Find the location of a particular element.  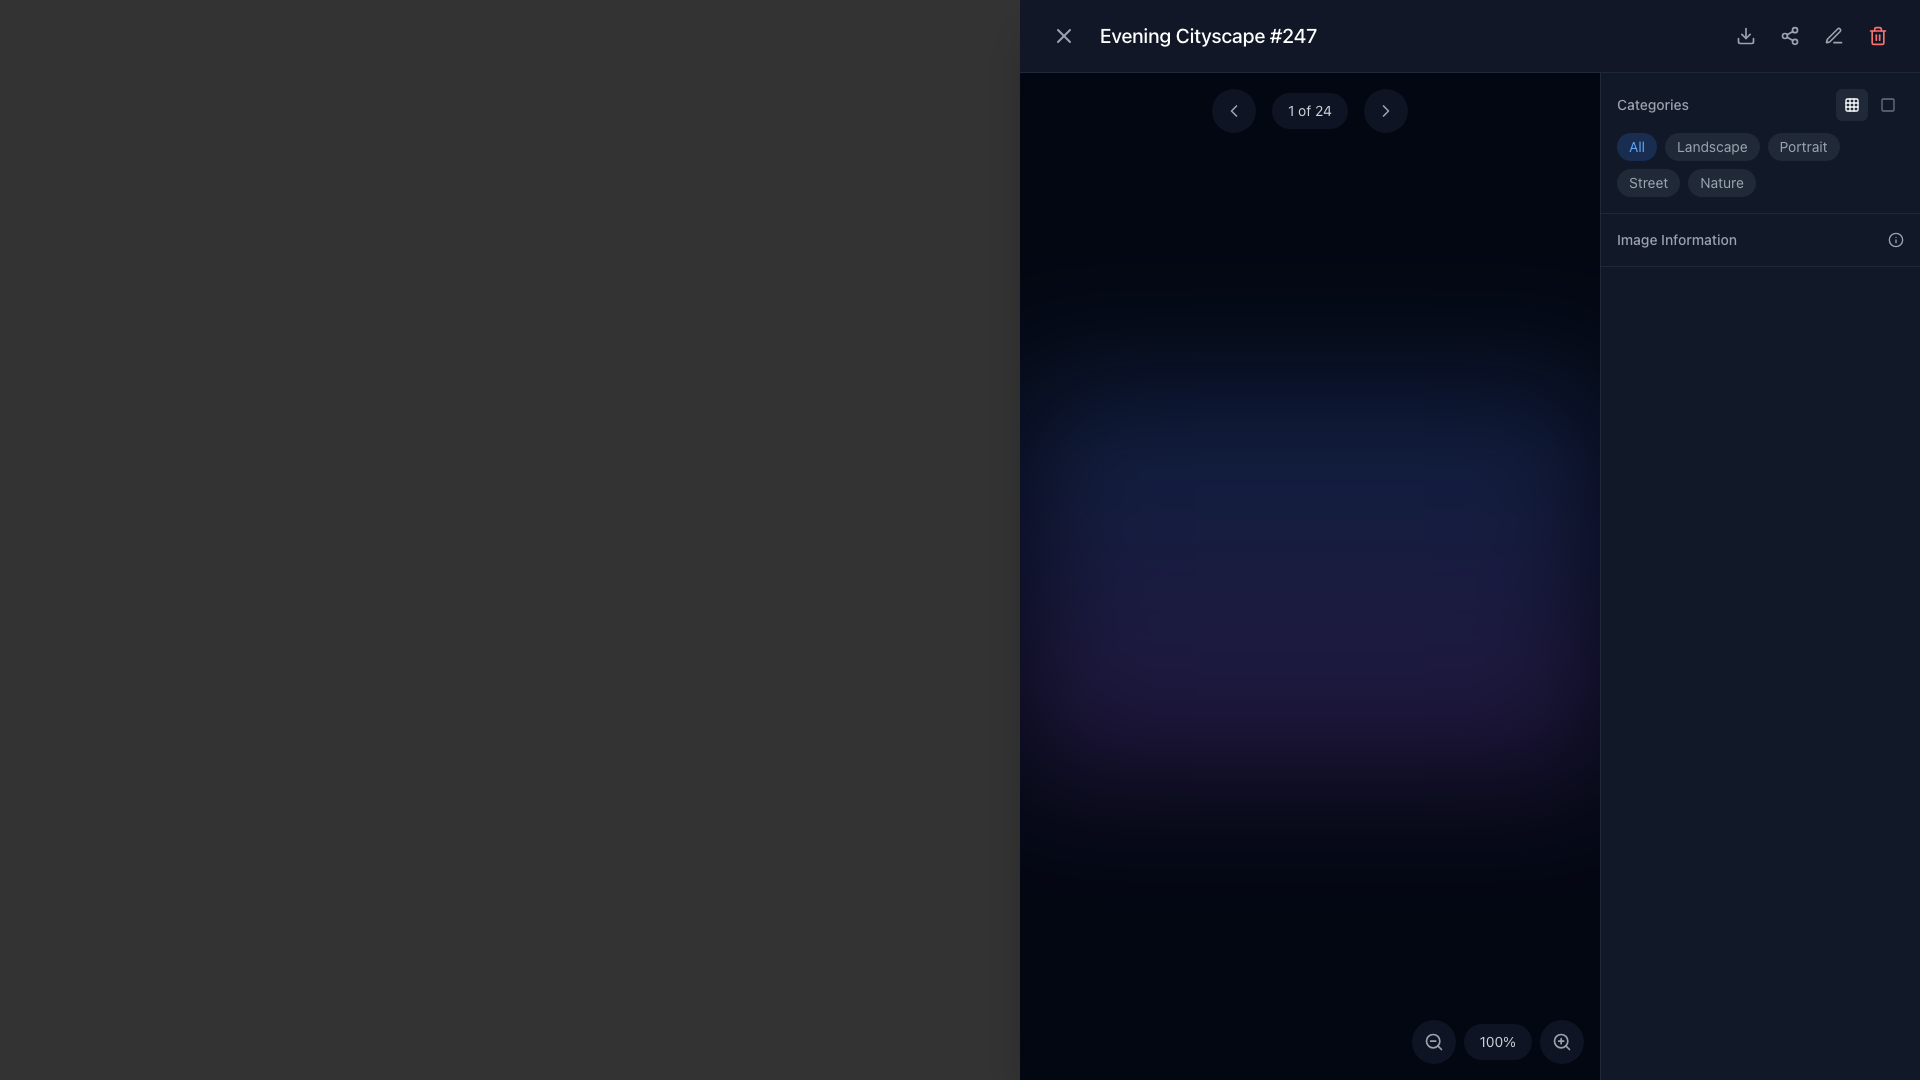

the Icon button located at the top-right corner of the interface is located at coordinates (1745, 35).